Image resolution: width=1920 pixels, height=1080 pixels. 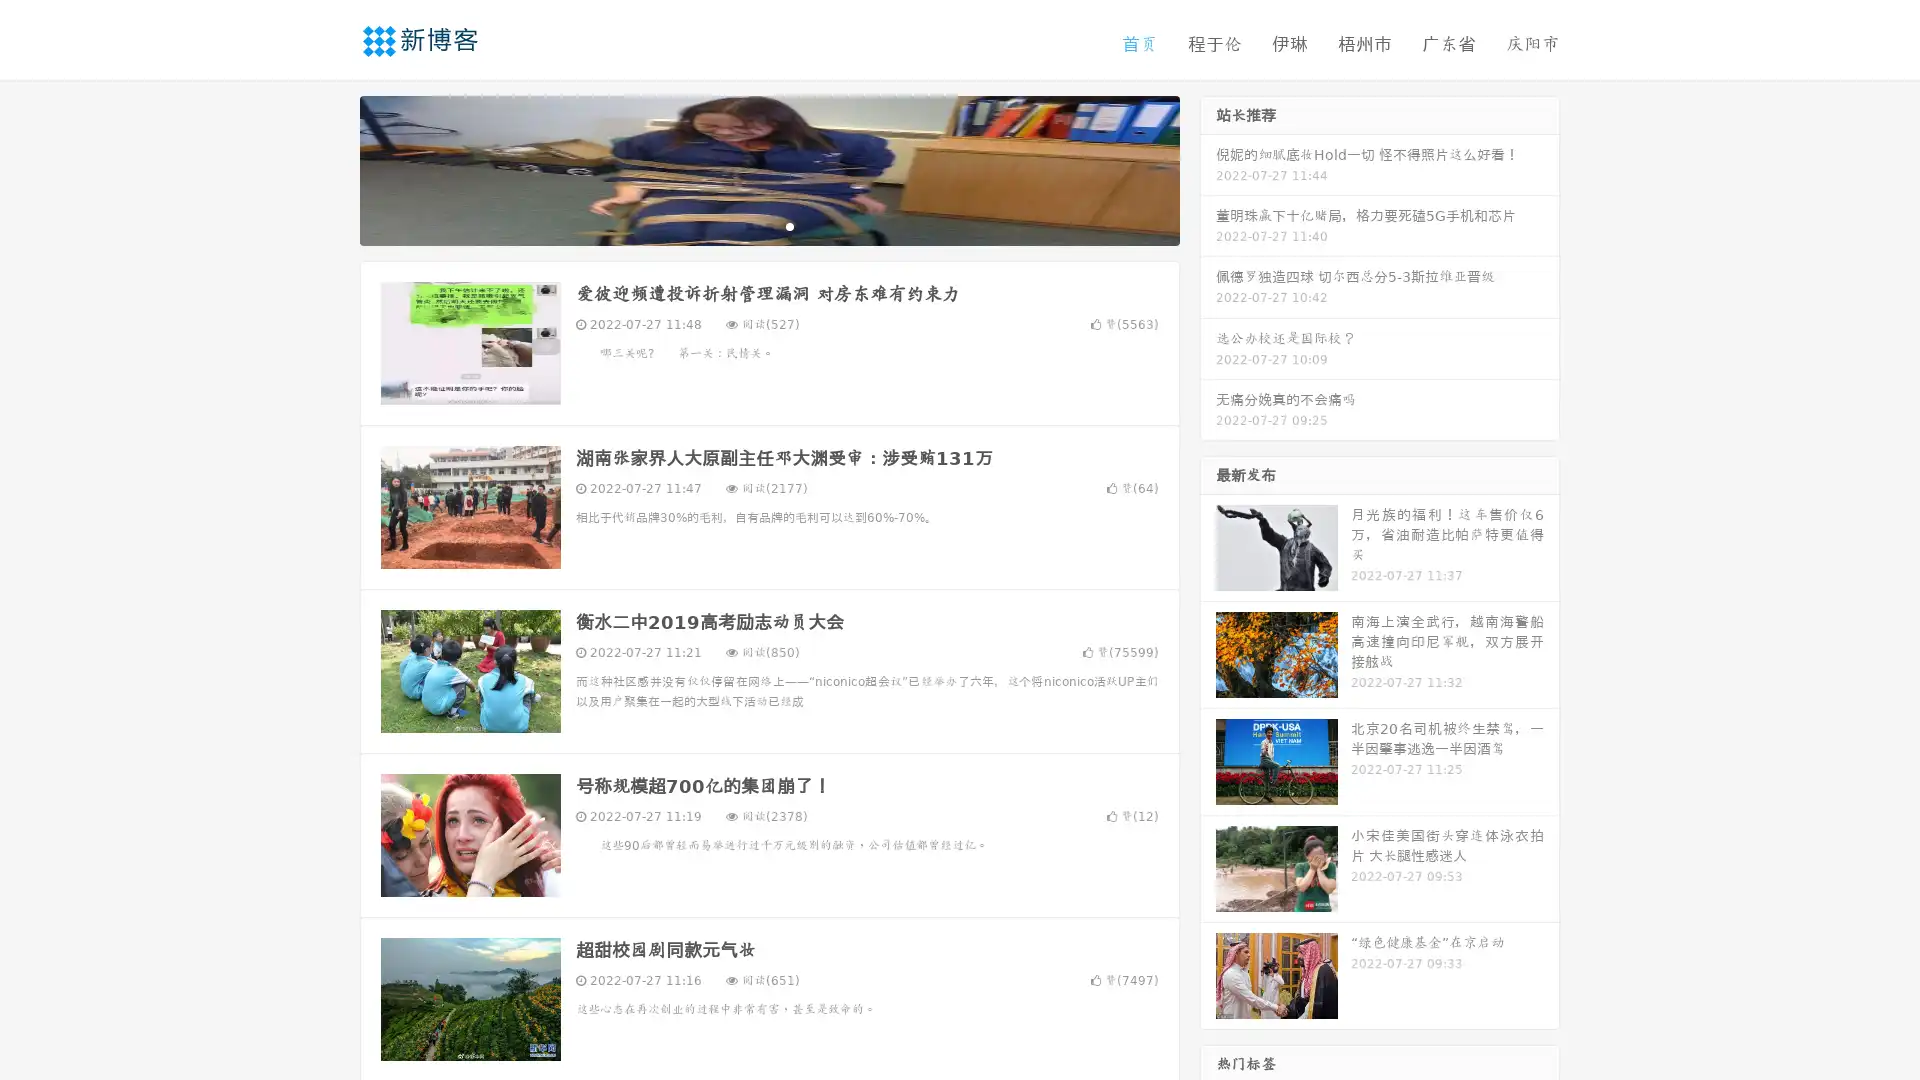 I want to click on Go to slide 1, so click(x=748, y=225).